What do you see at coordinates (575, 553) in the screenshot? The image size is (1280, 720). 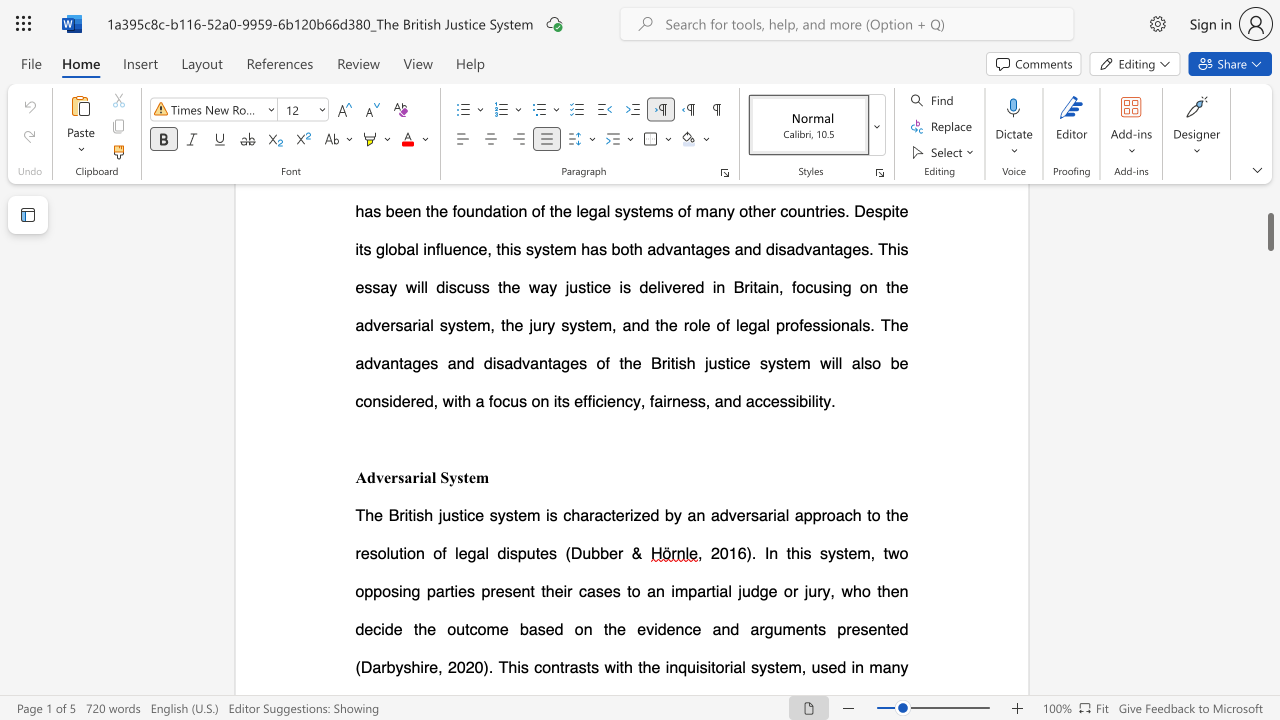 I see `the 1th character "D" in the text` at bounding box center [575, 553].